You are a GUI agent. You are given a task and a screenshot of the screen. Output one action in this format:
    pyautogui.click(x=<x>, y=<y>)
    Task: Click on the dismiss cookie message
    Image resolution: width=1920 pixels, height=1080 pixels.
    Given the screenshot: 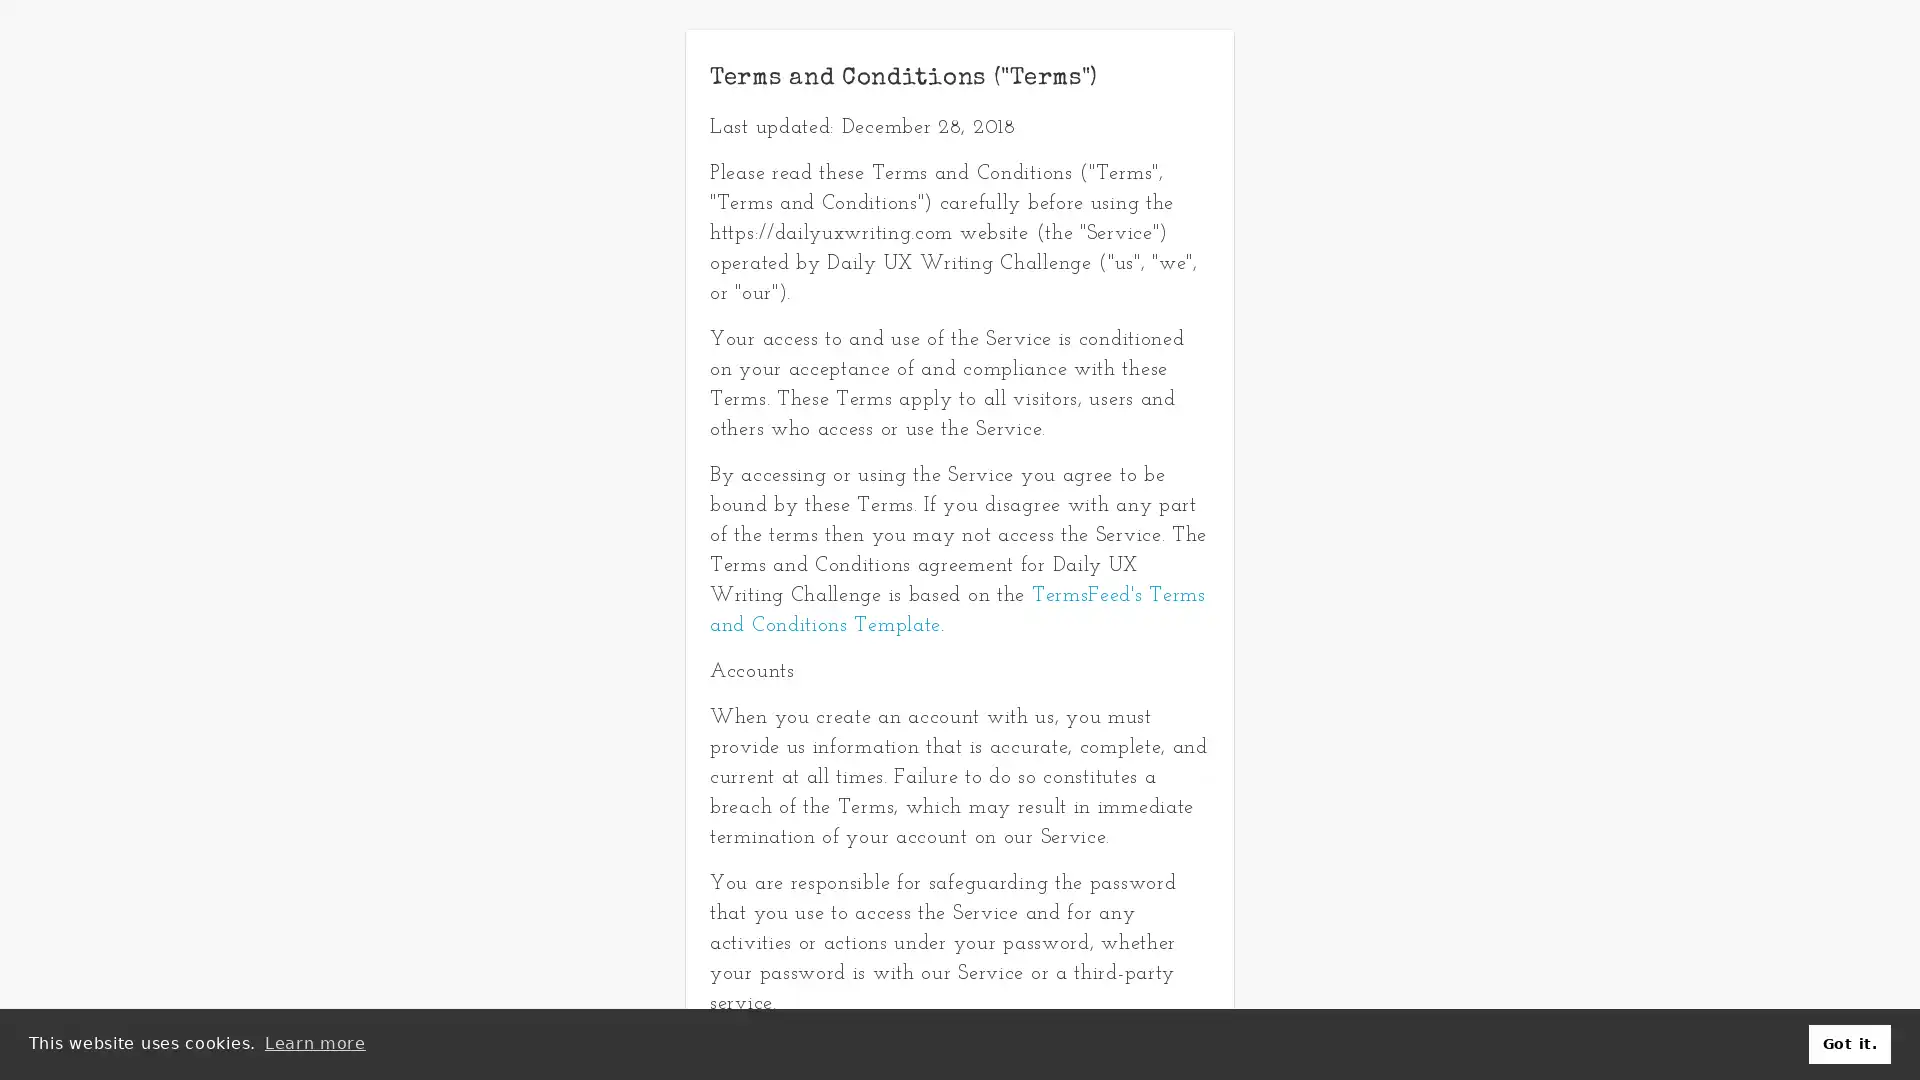 What is the action you would take?
    pyautogui.click(x=1848, y=1043)
    